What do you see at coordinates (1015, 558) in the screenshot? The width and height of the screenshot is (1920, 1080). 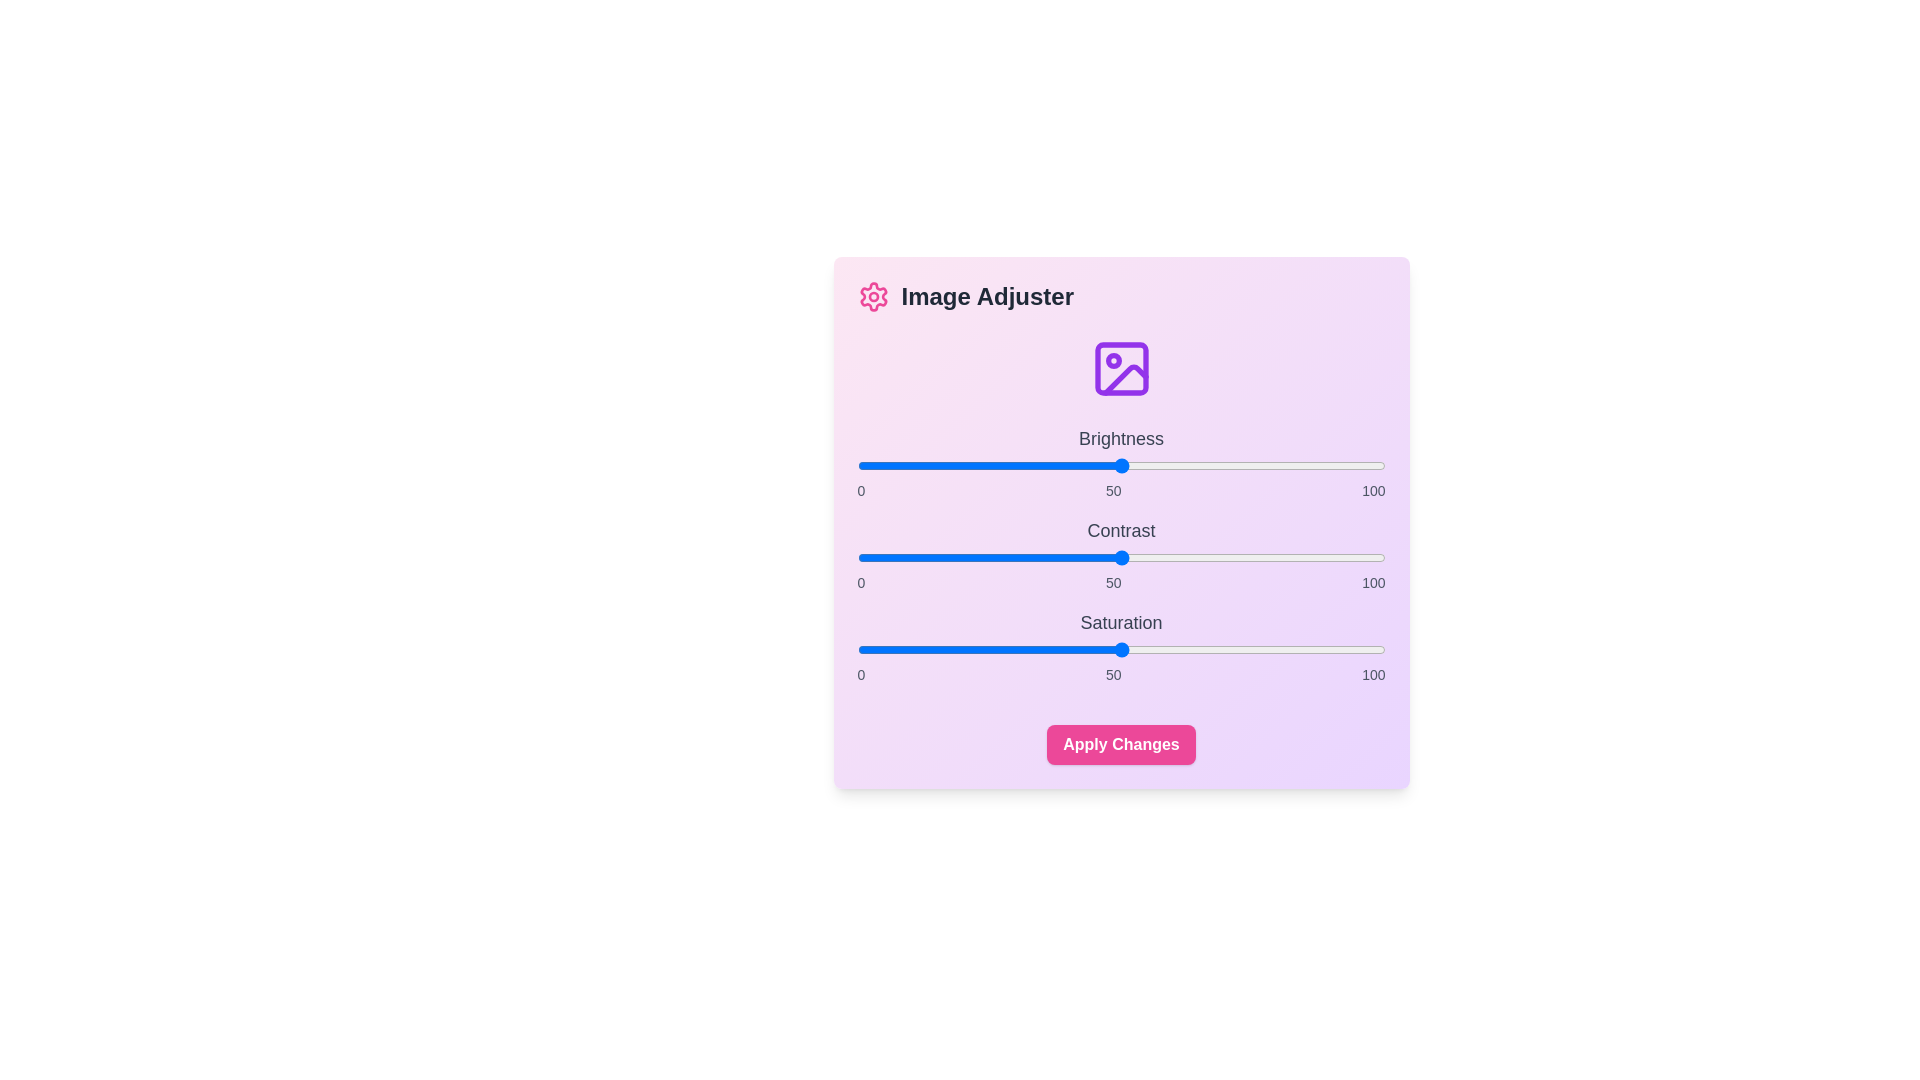 I see `the contrast slider to 30 percent` at bounding box center [1015, 558].